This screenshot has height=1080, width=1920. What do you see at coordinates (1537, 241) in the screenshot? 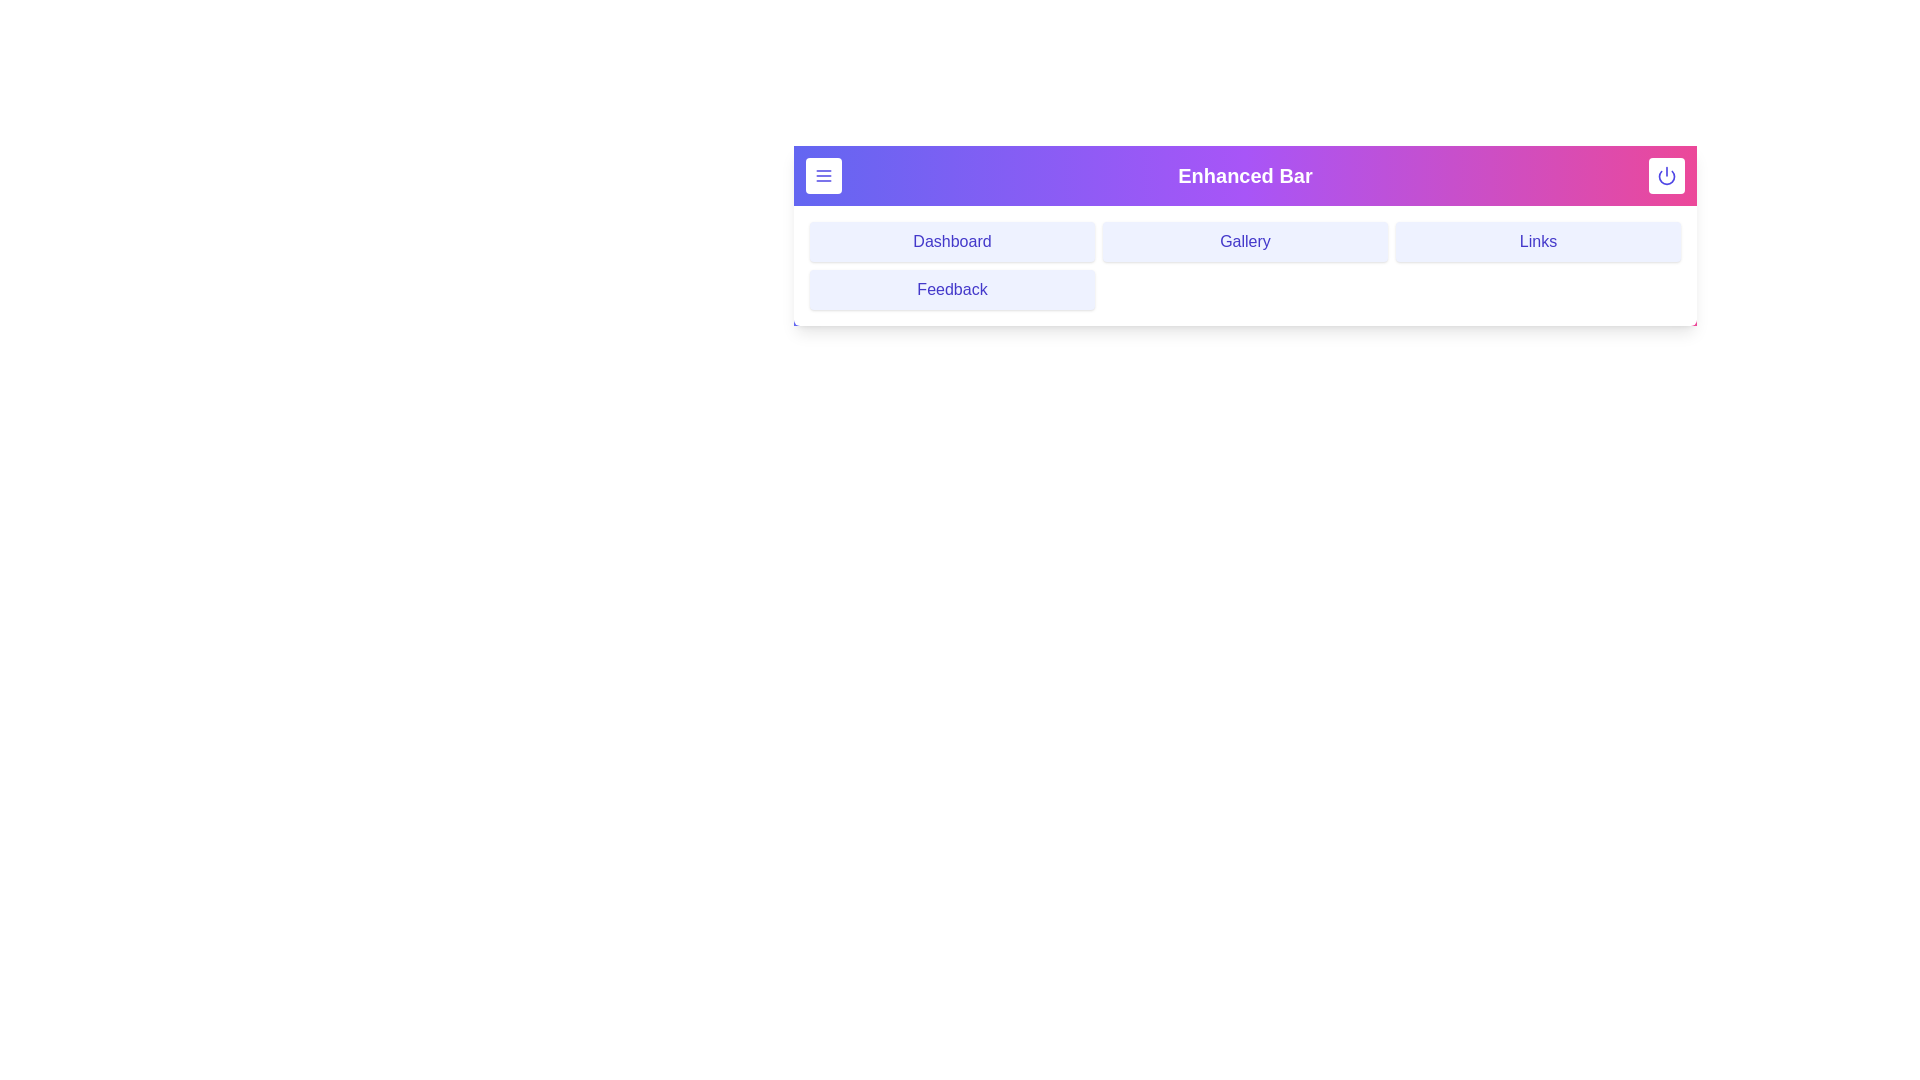
I see `the menu button labeled Links` at bounding box center [1537, 241].